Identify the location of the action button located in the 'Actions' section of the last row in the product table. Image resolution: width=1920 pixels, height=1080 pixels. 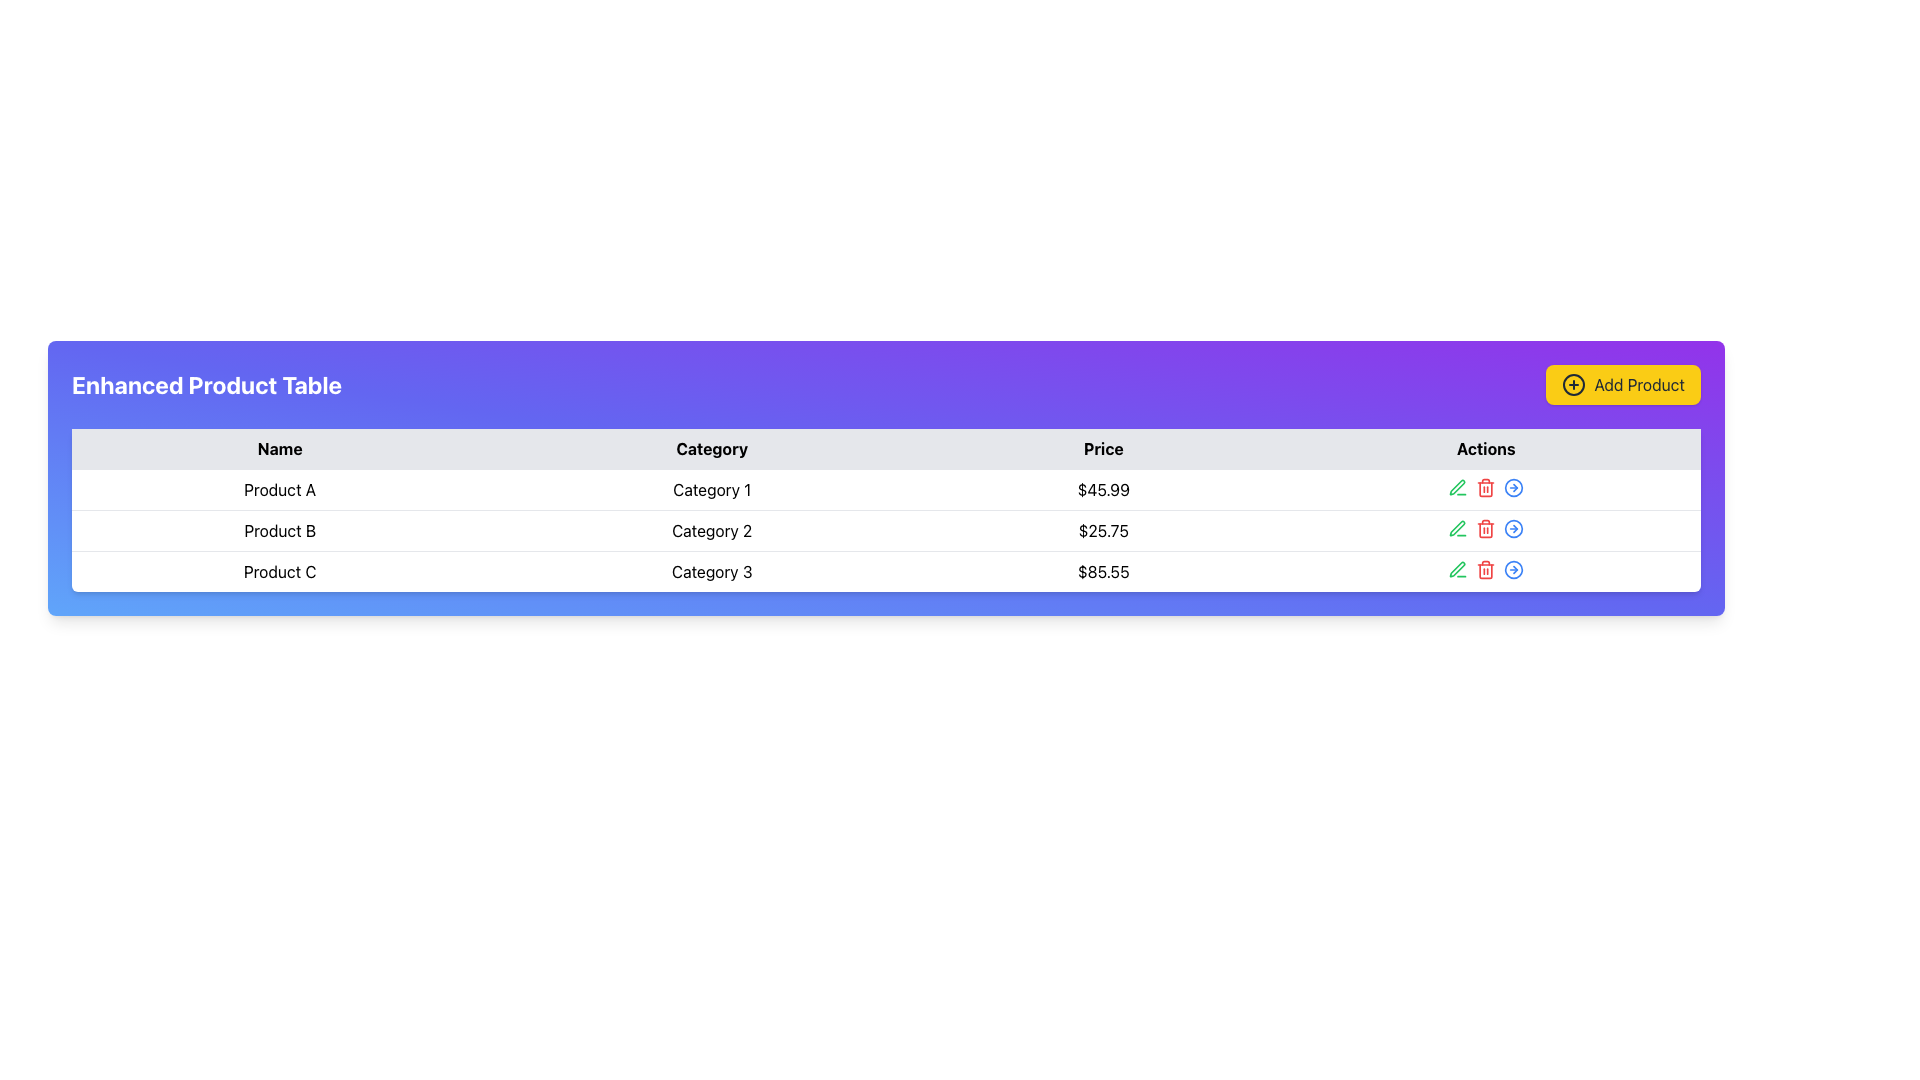
(1513, 570).